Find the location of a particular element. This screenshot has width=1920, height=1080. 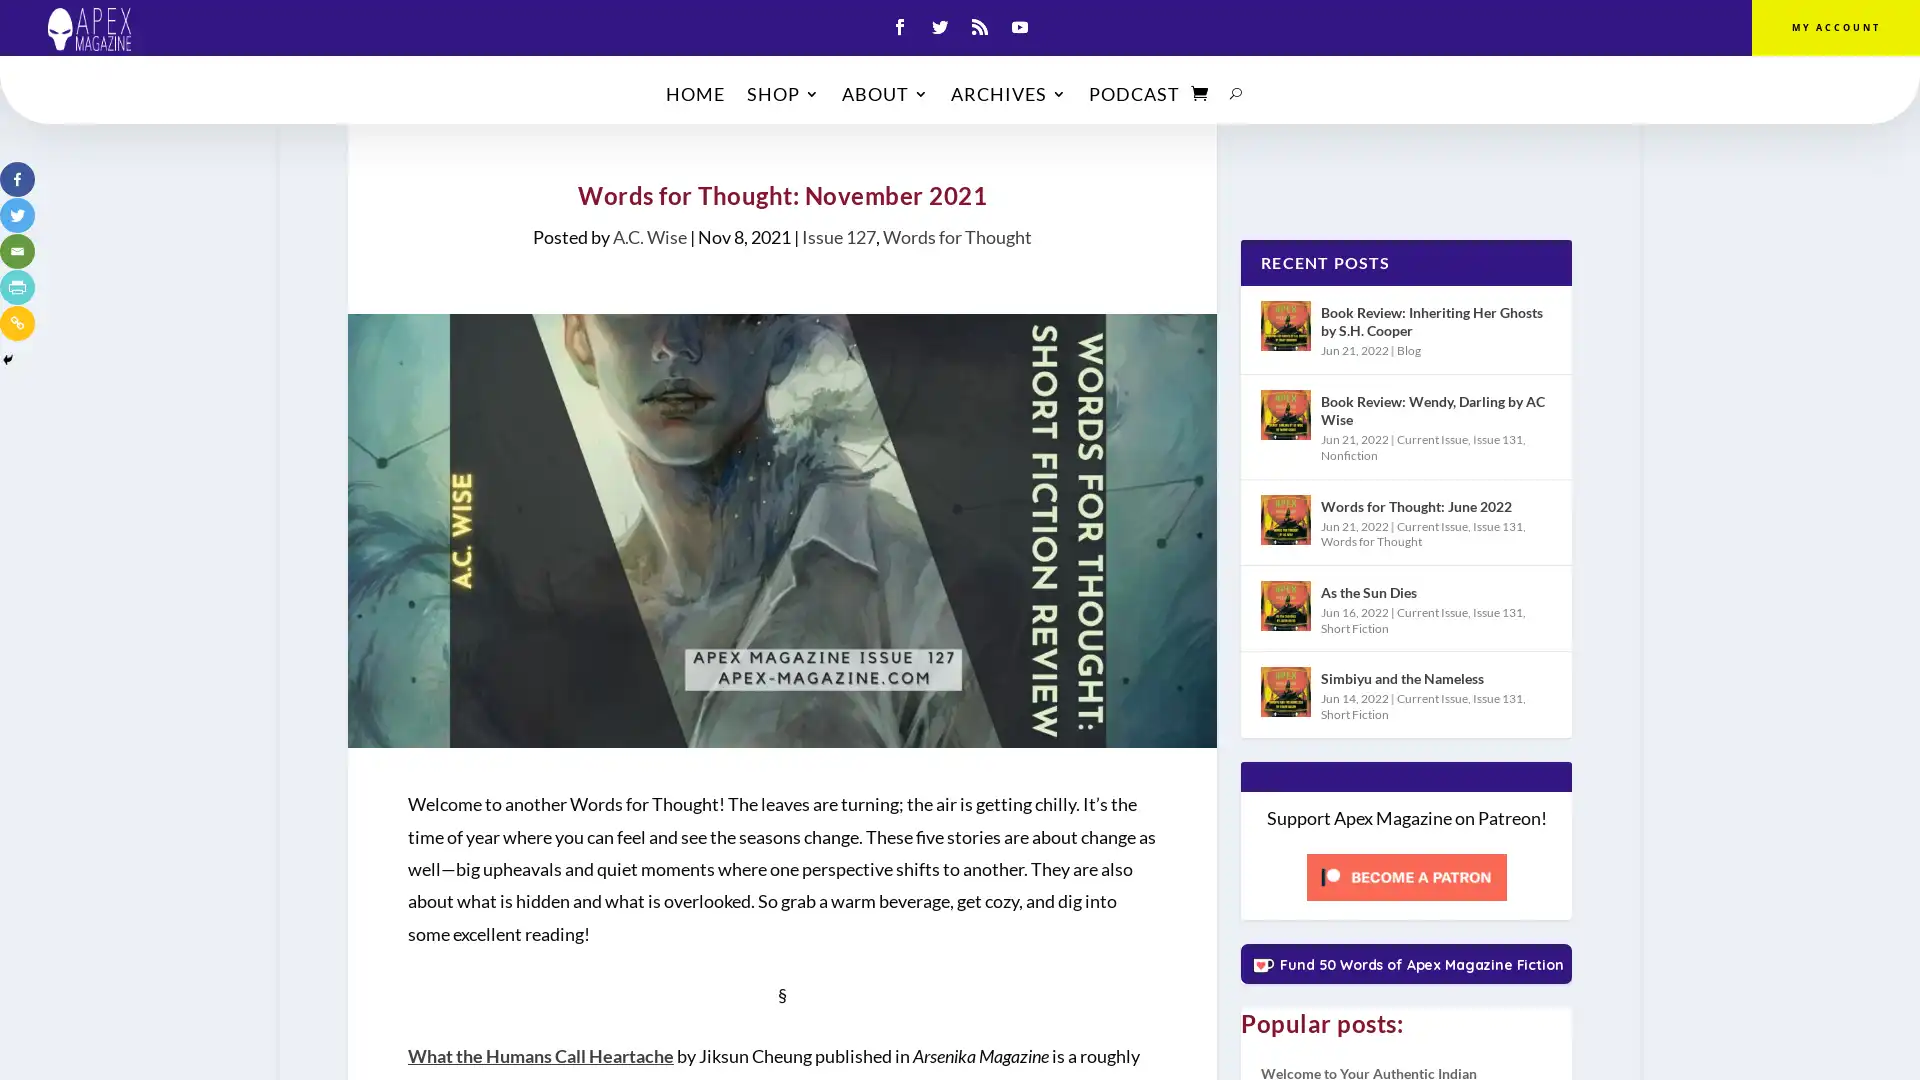

Subscribe Now is located at coordinates (960, 616).